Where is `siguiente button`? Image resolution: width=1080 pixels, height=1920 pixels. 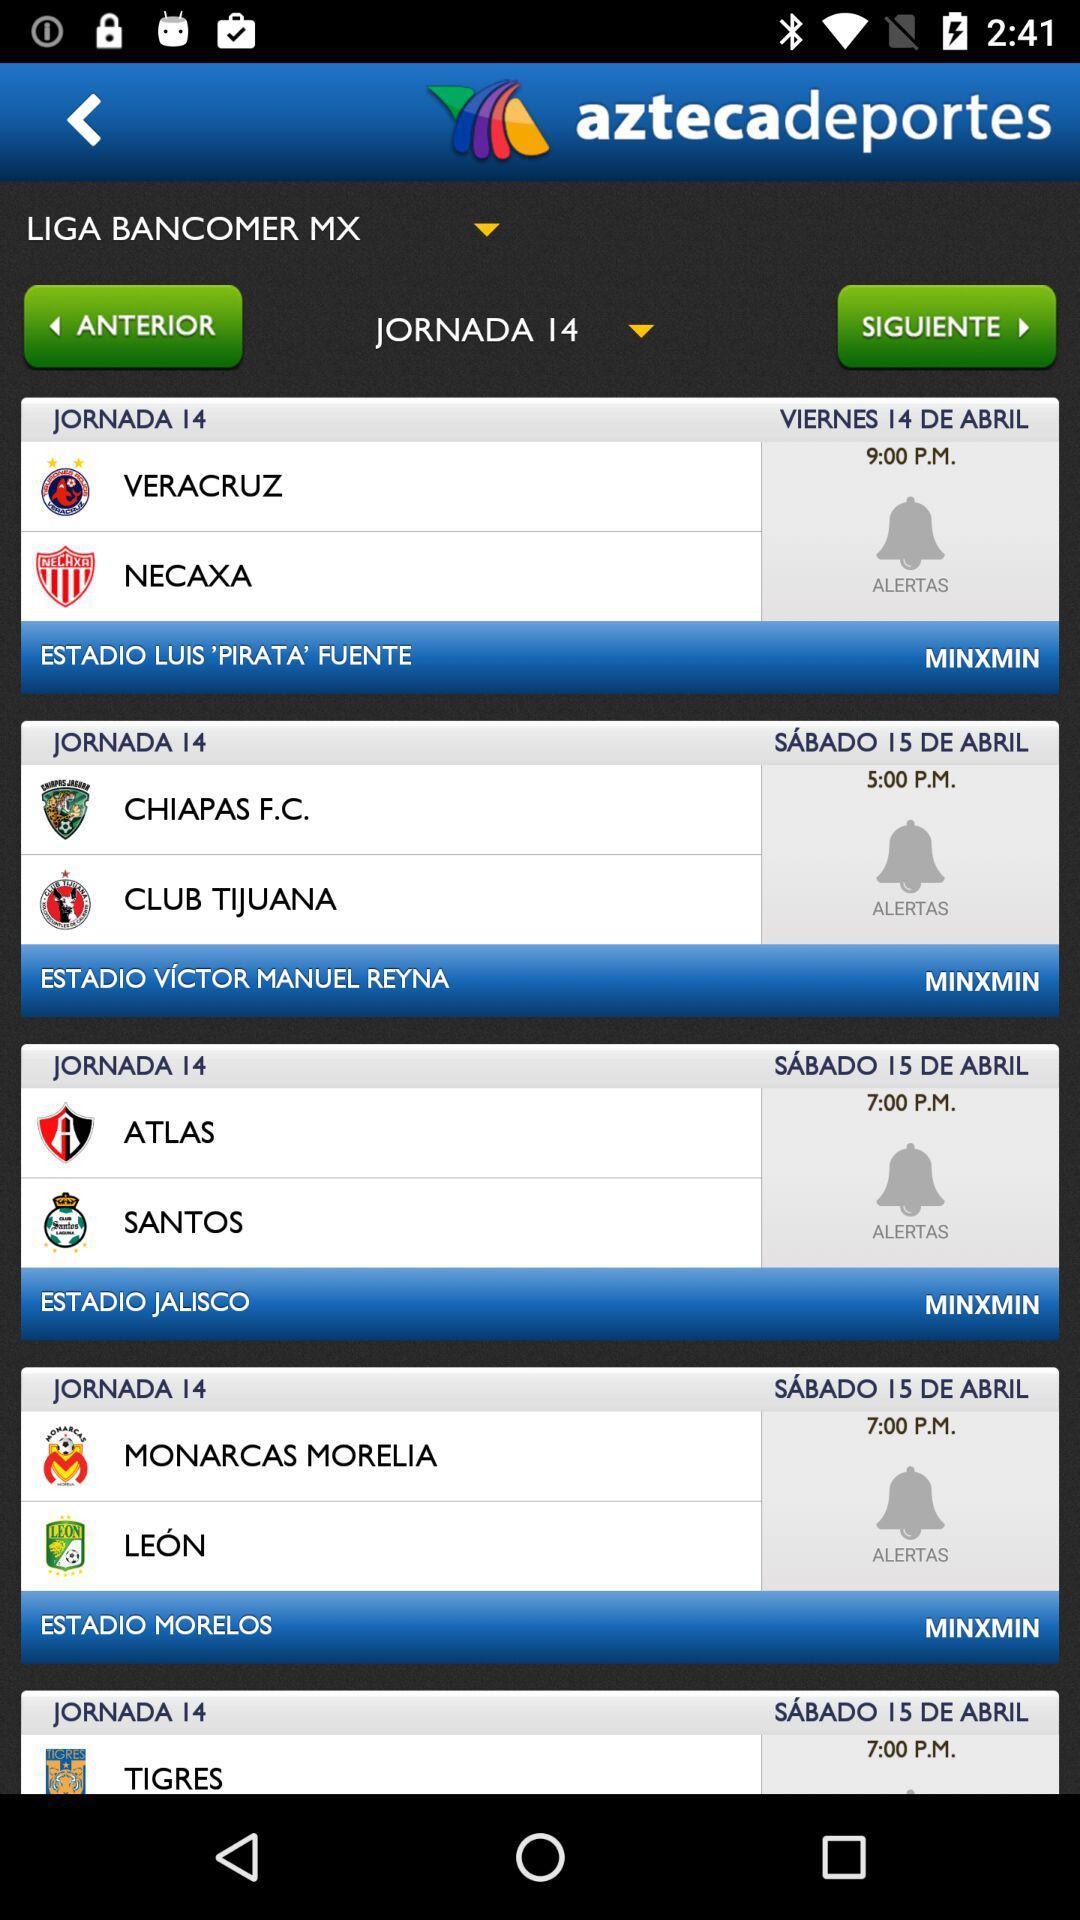
siguiente button is located at coordinates (956, 329).